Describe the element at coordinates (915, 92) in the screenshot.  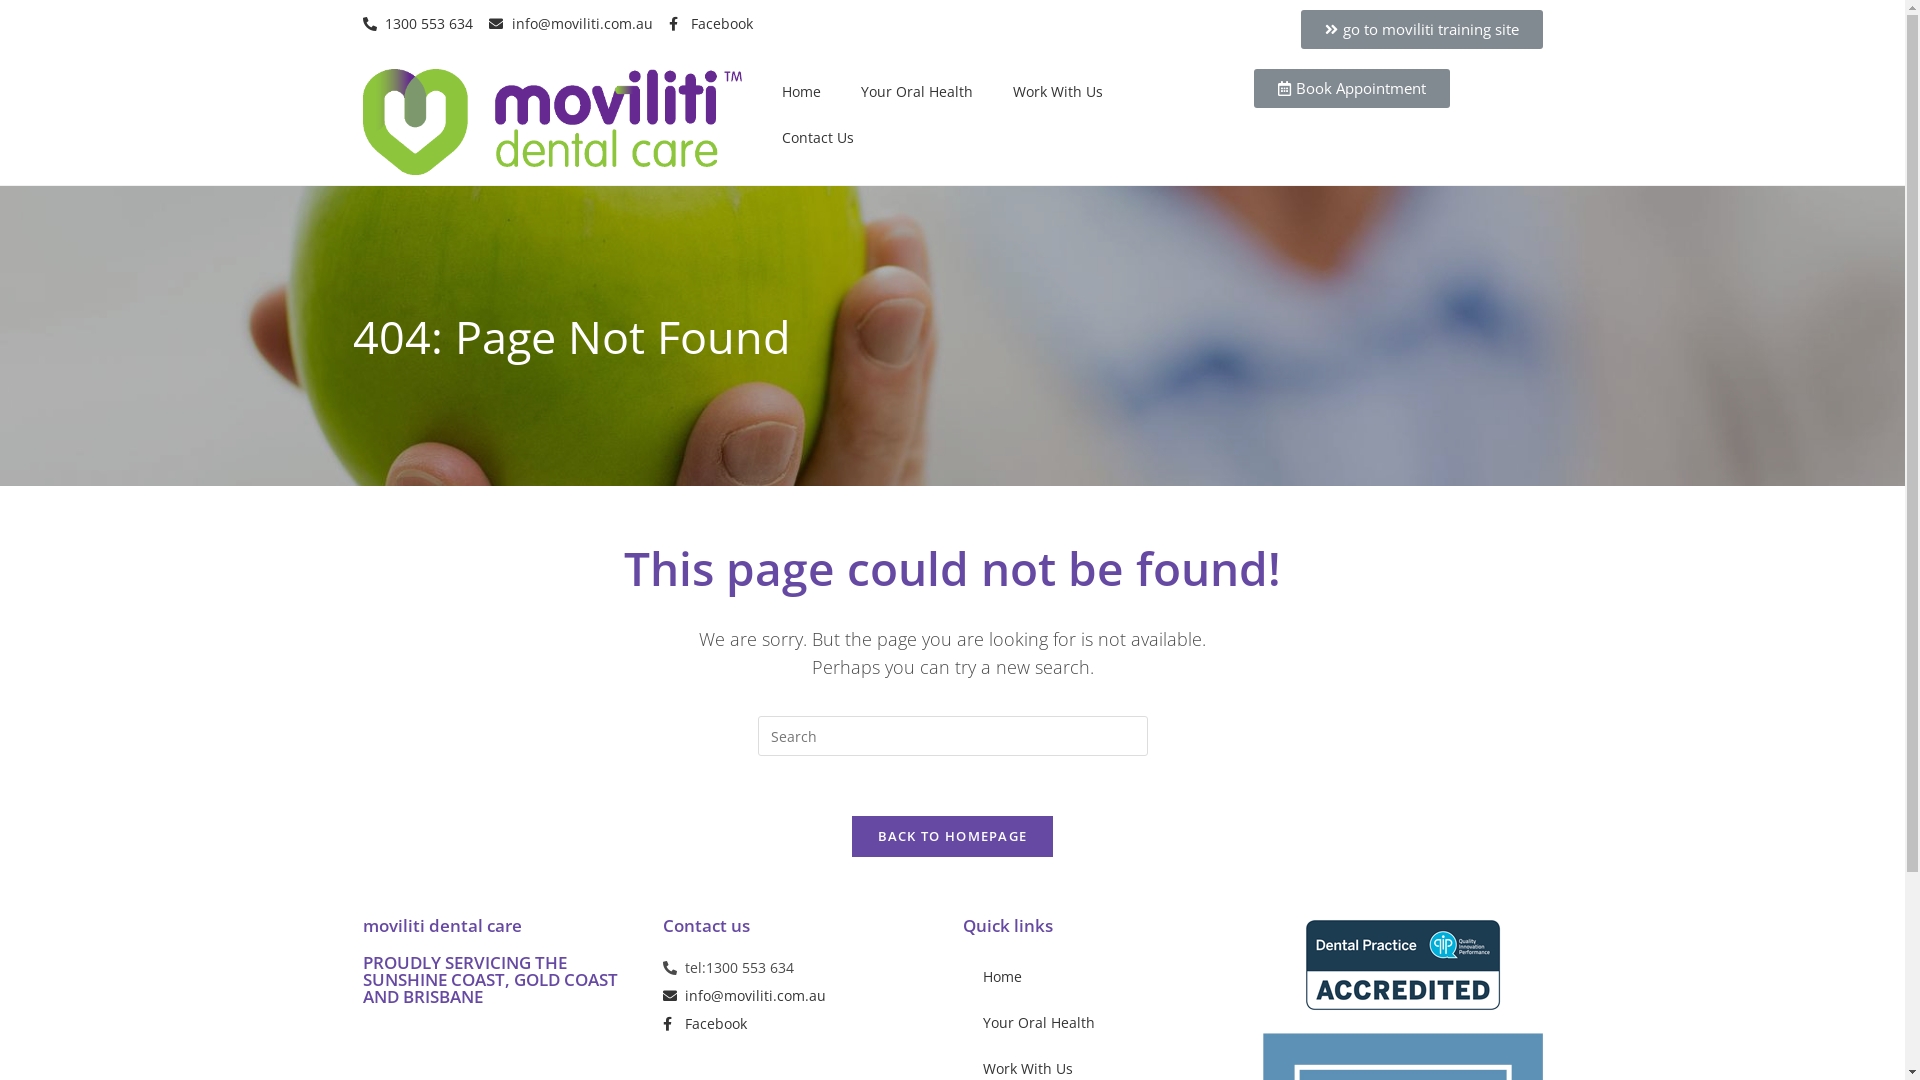
I see `'Your Oral Health'` at that location.